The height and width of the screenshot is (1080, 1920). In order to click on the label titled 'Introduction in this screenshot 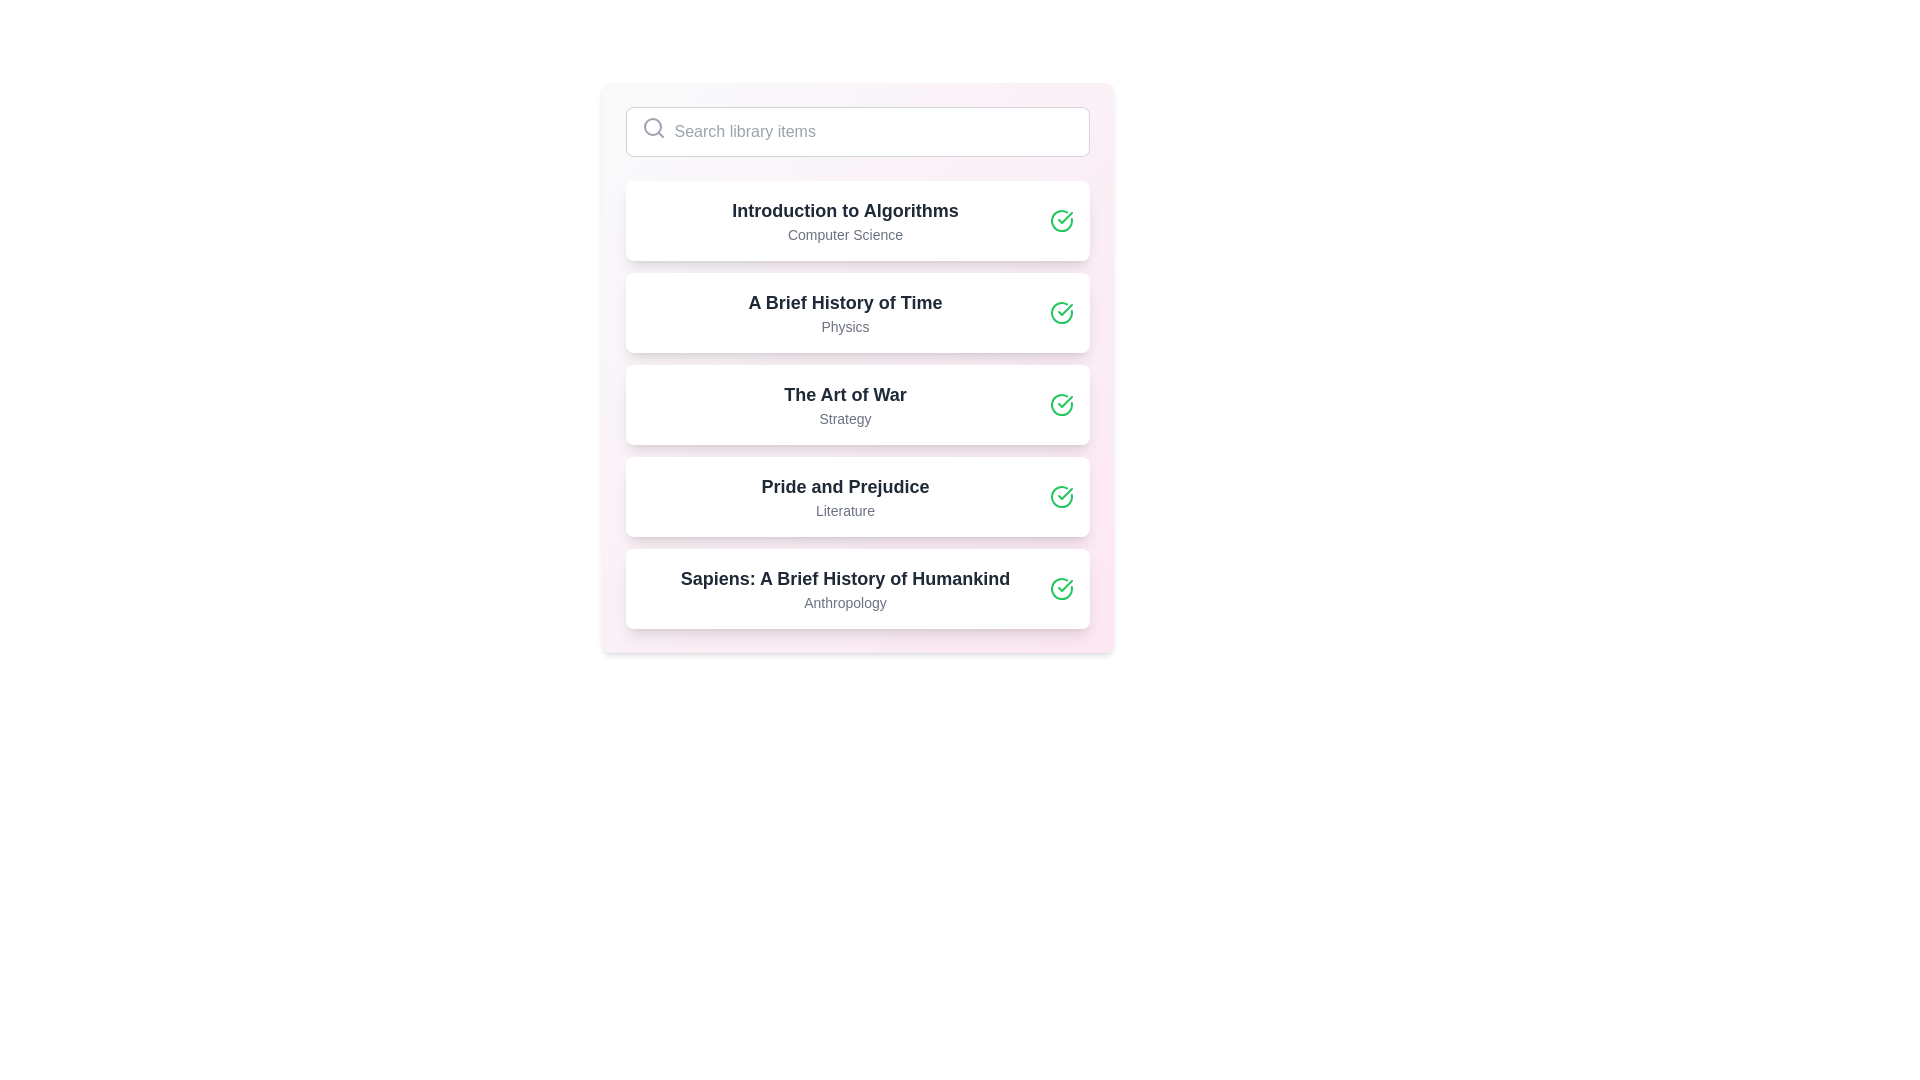, I will do `click(845, 220)`.